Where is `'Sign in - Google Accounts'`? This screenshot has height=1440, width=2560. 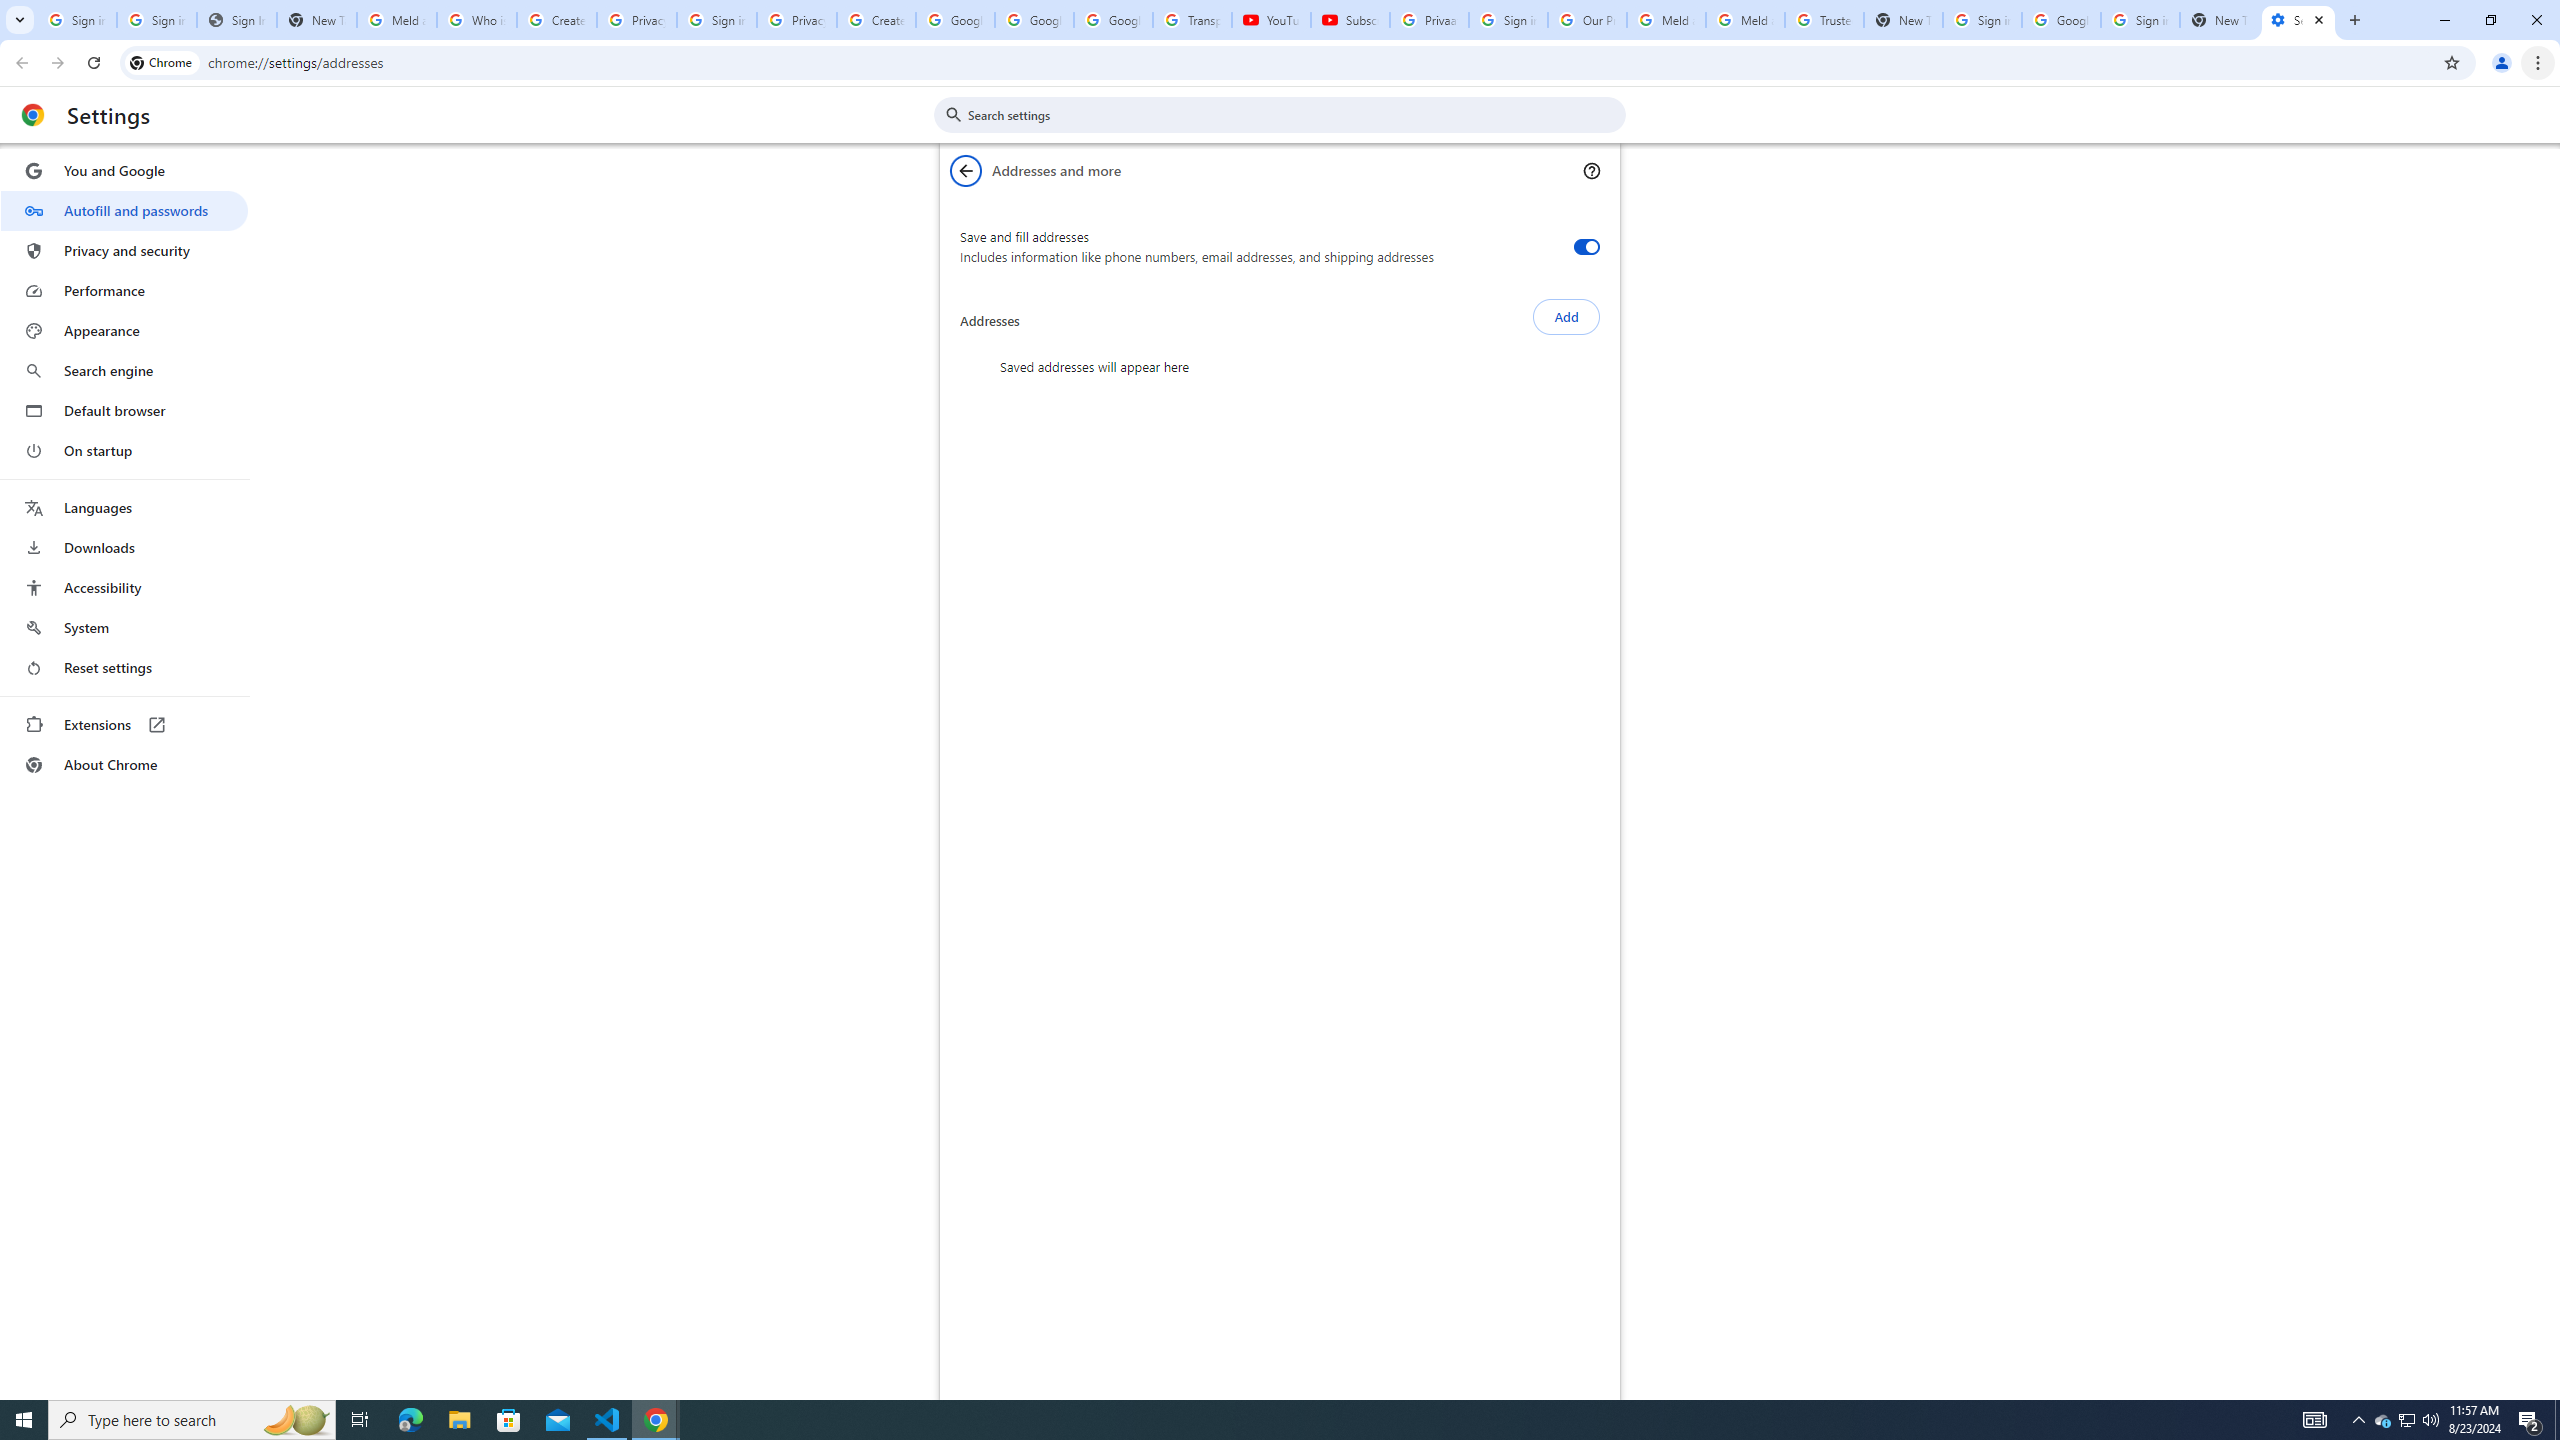 'Sign in - Google Accounts' is located at coordinates (2140, 19).